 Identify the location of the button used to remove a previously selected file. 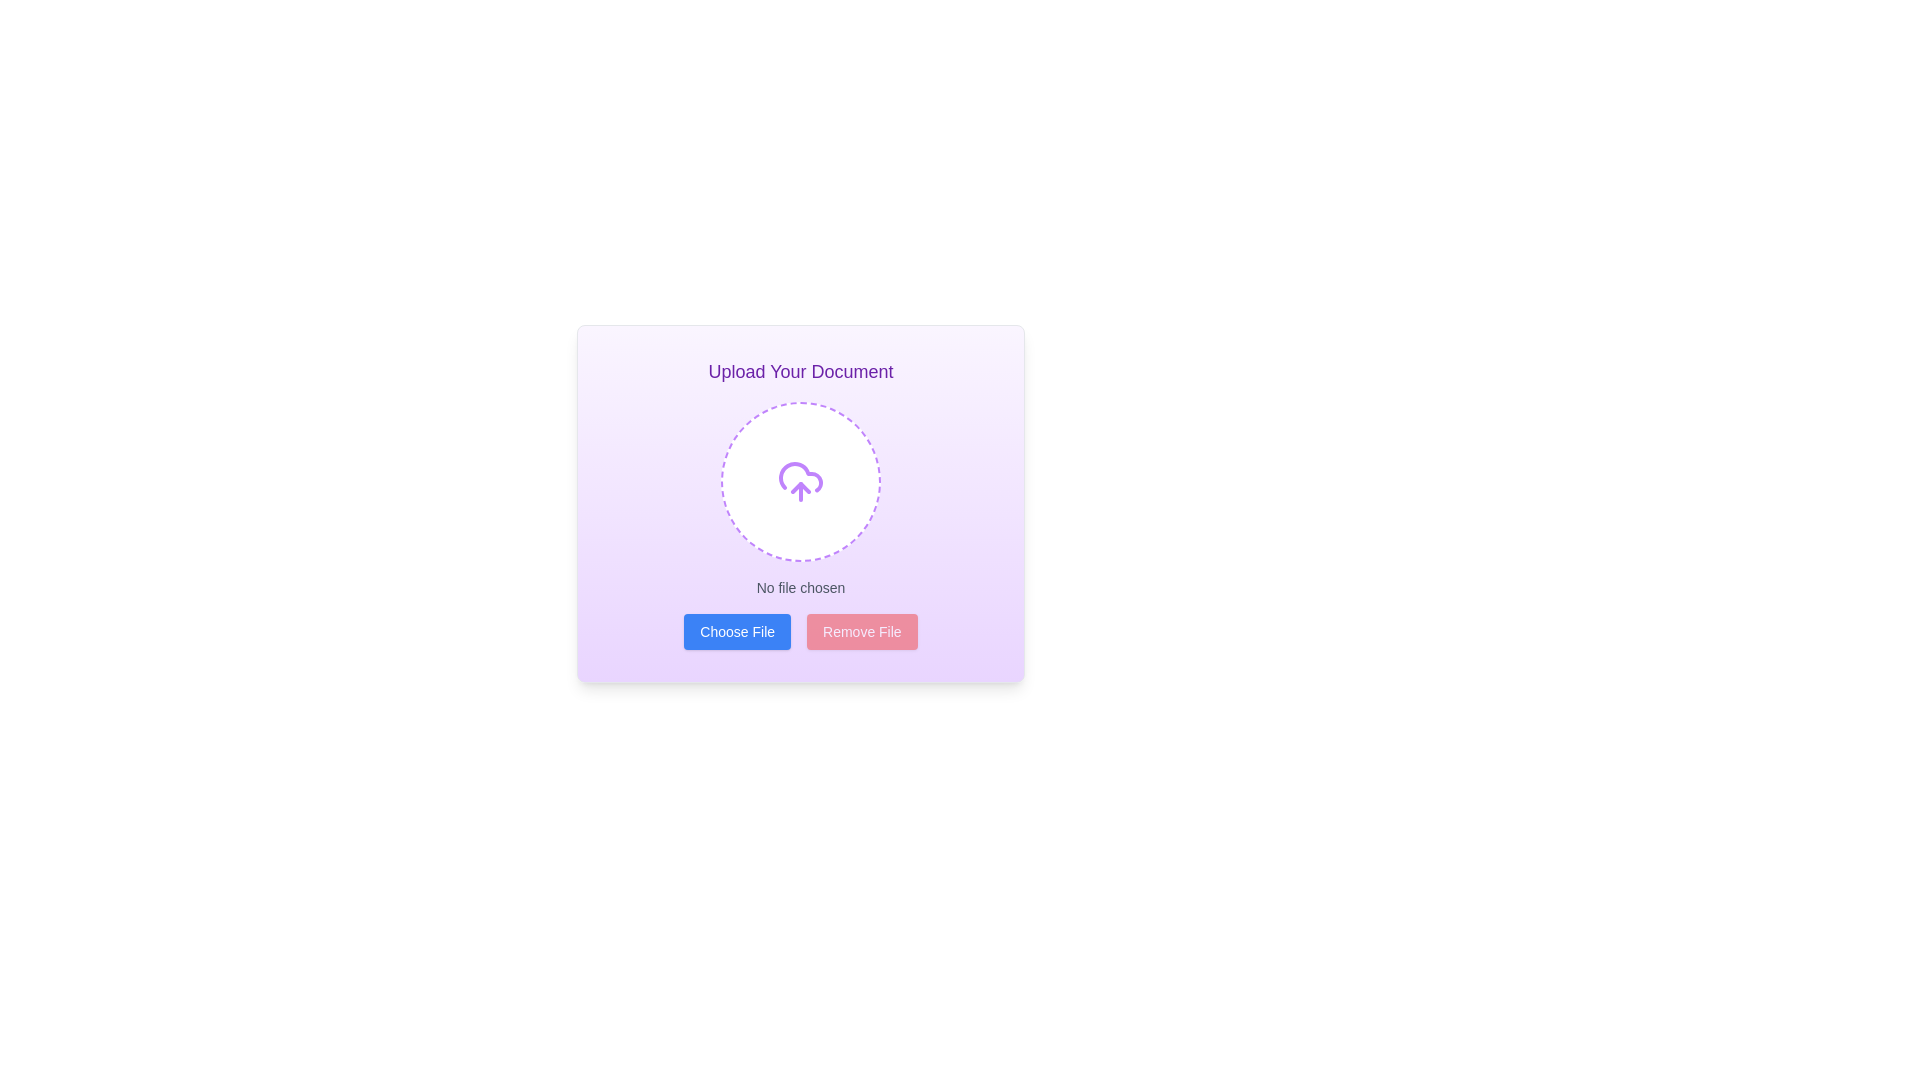
(862, 632).